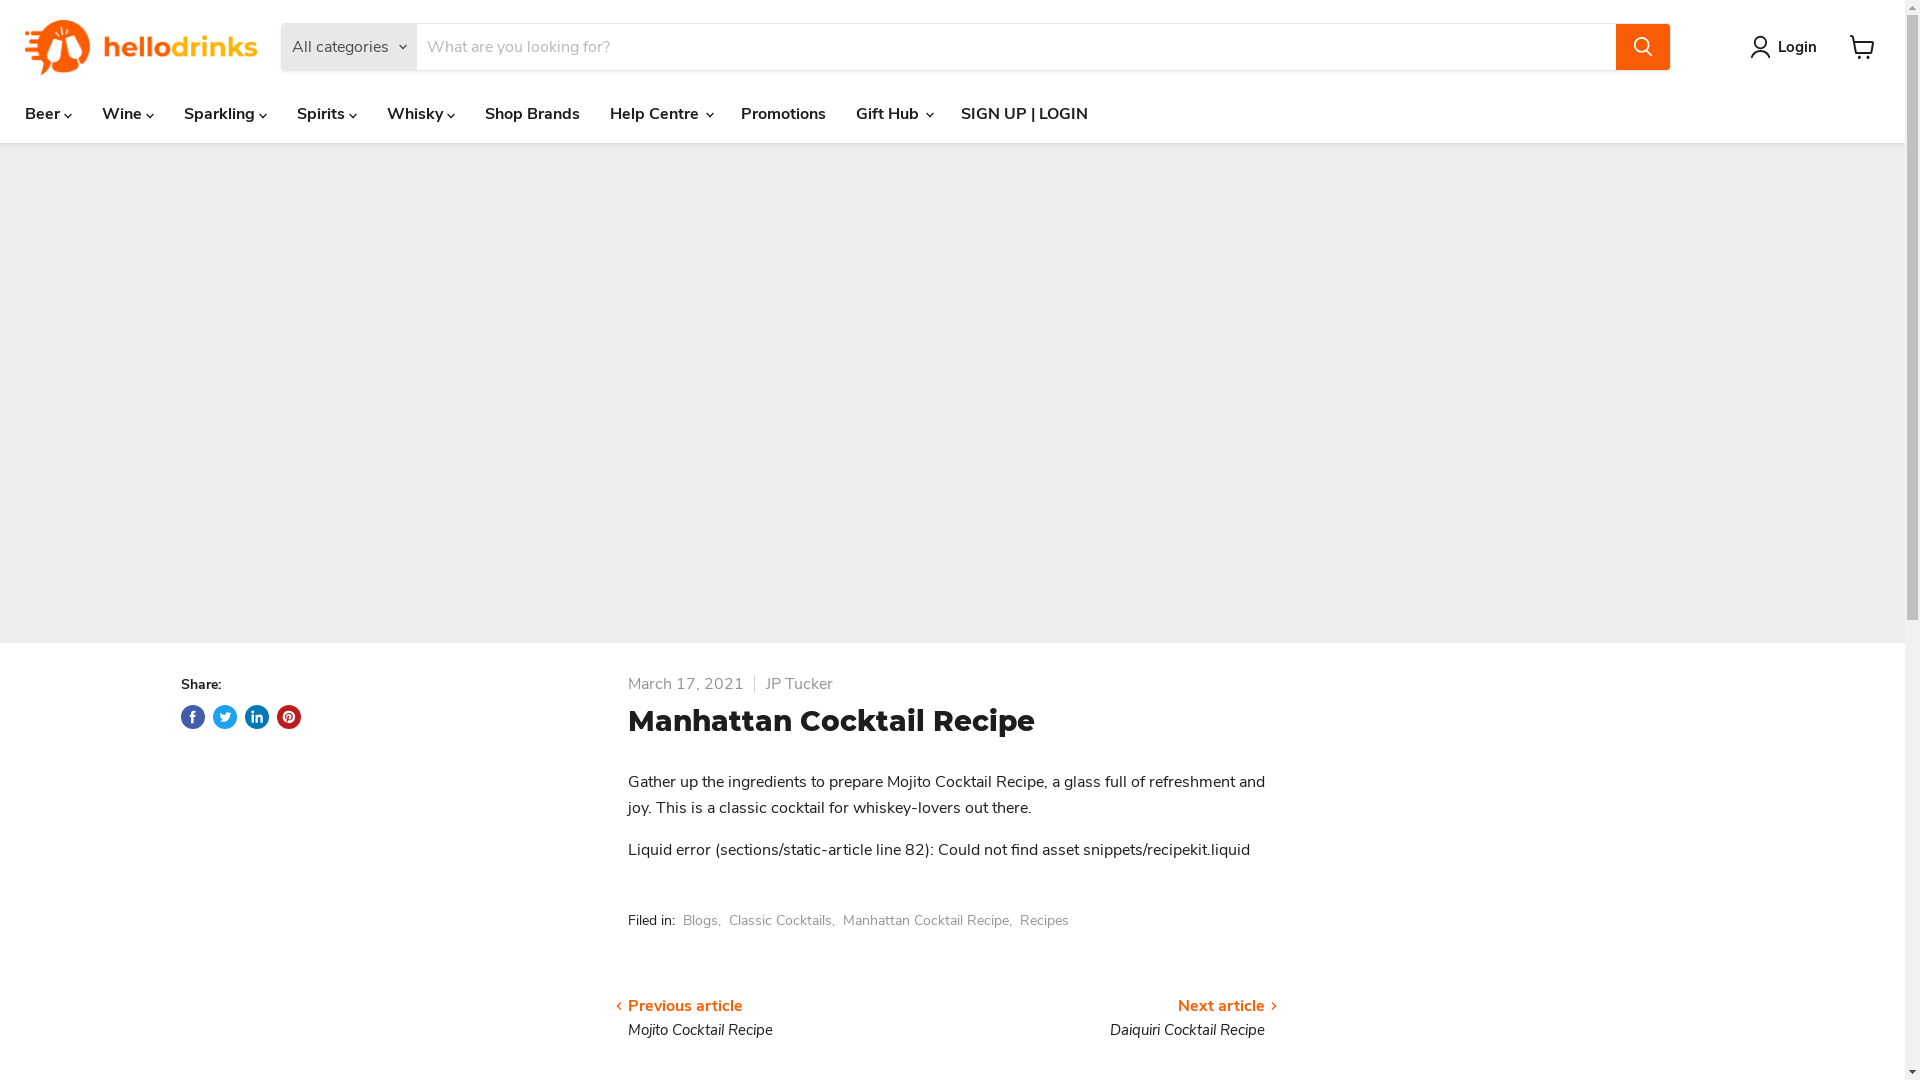  I want to click on 'Pin on Pinterest', so click(274, 716).